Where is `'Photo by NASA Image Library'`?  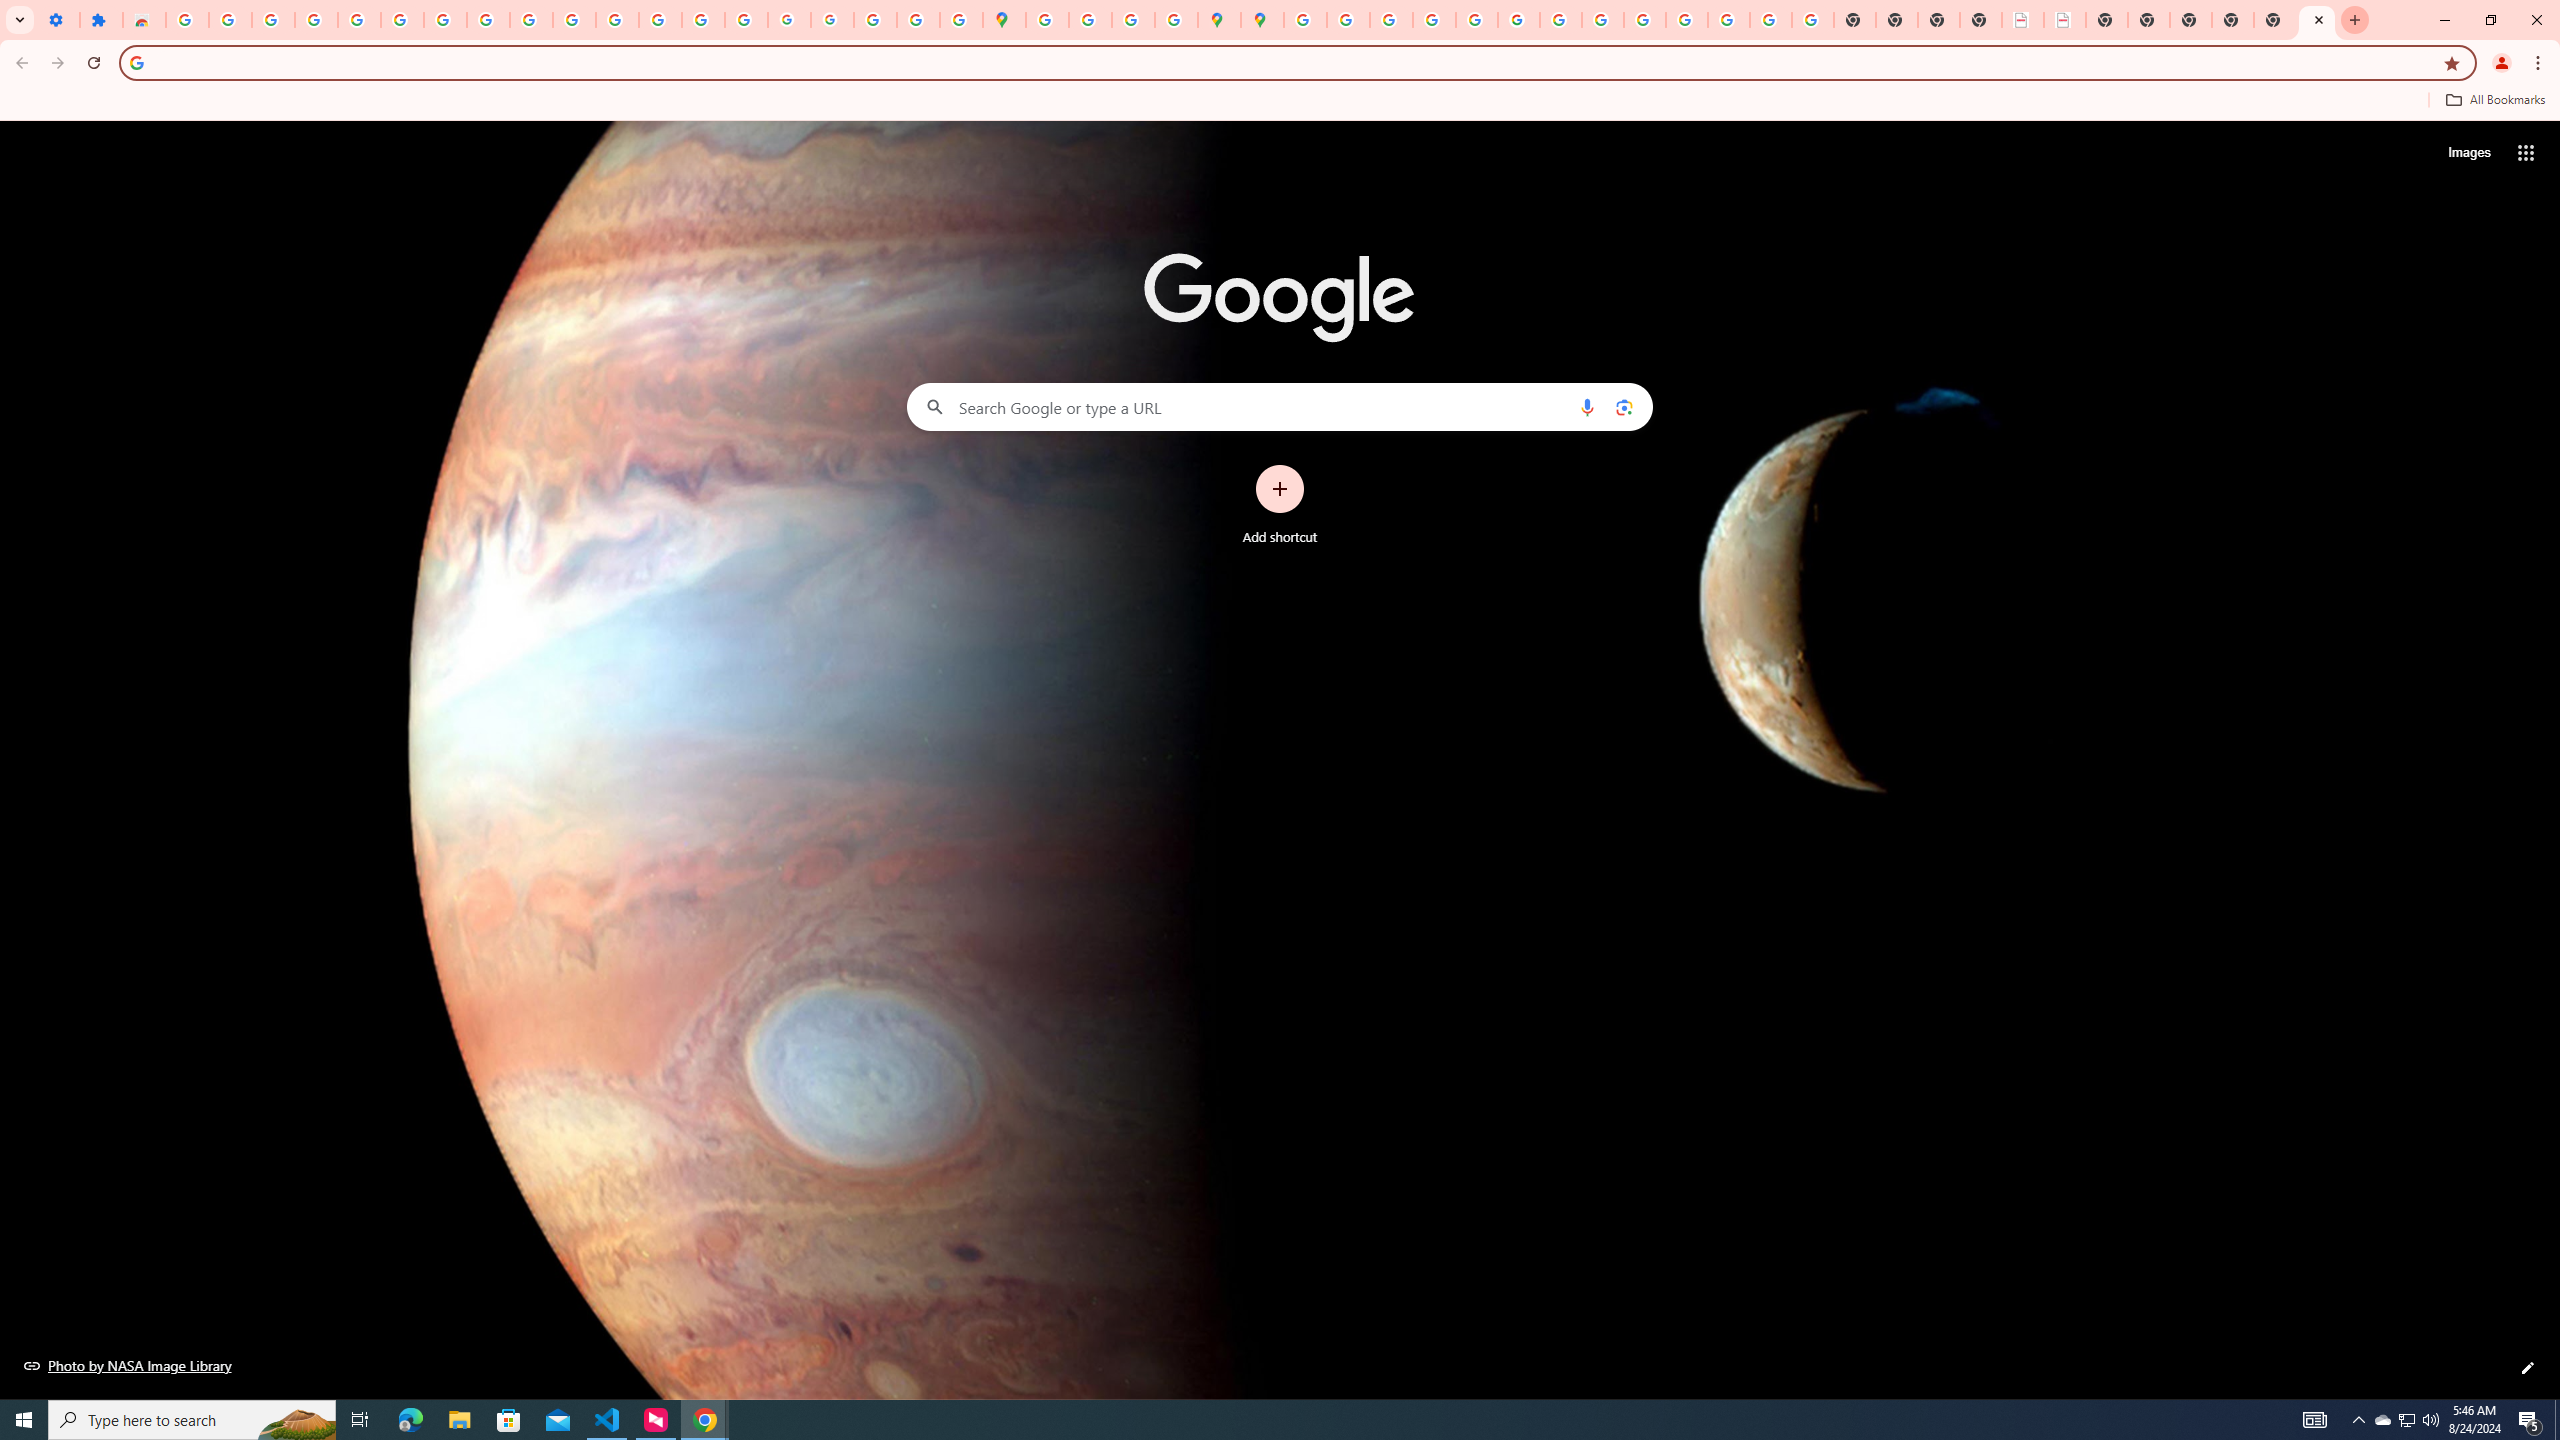
'Photo by NASA Image Library' is located at coordinates (127, 1364).